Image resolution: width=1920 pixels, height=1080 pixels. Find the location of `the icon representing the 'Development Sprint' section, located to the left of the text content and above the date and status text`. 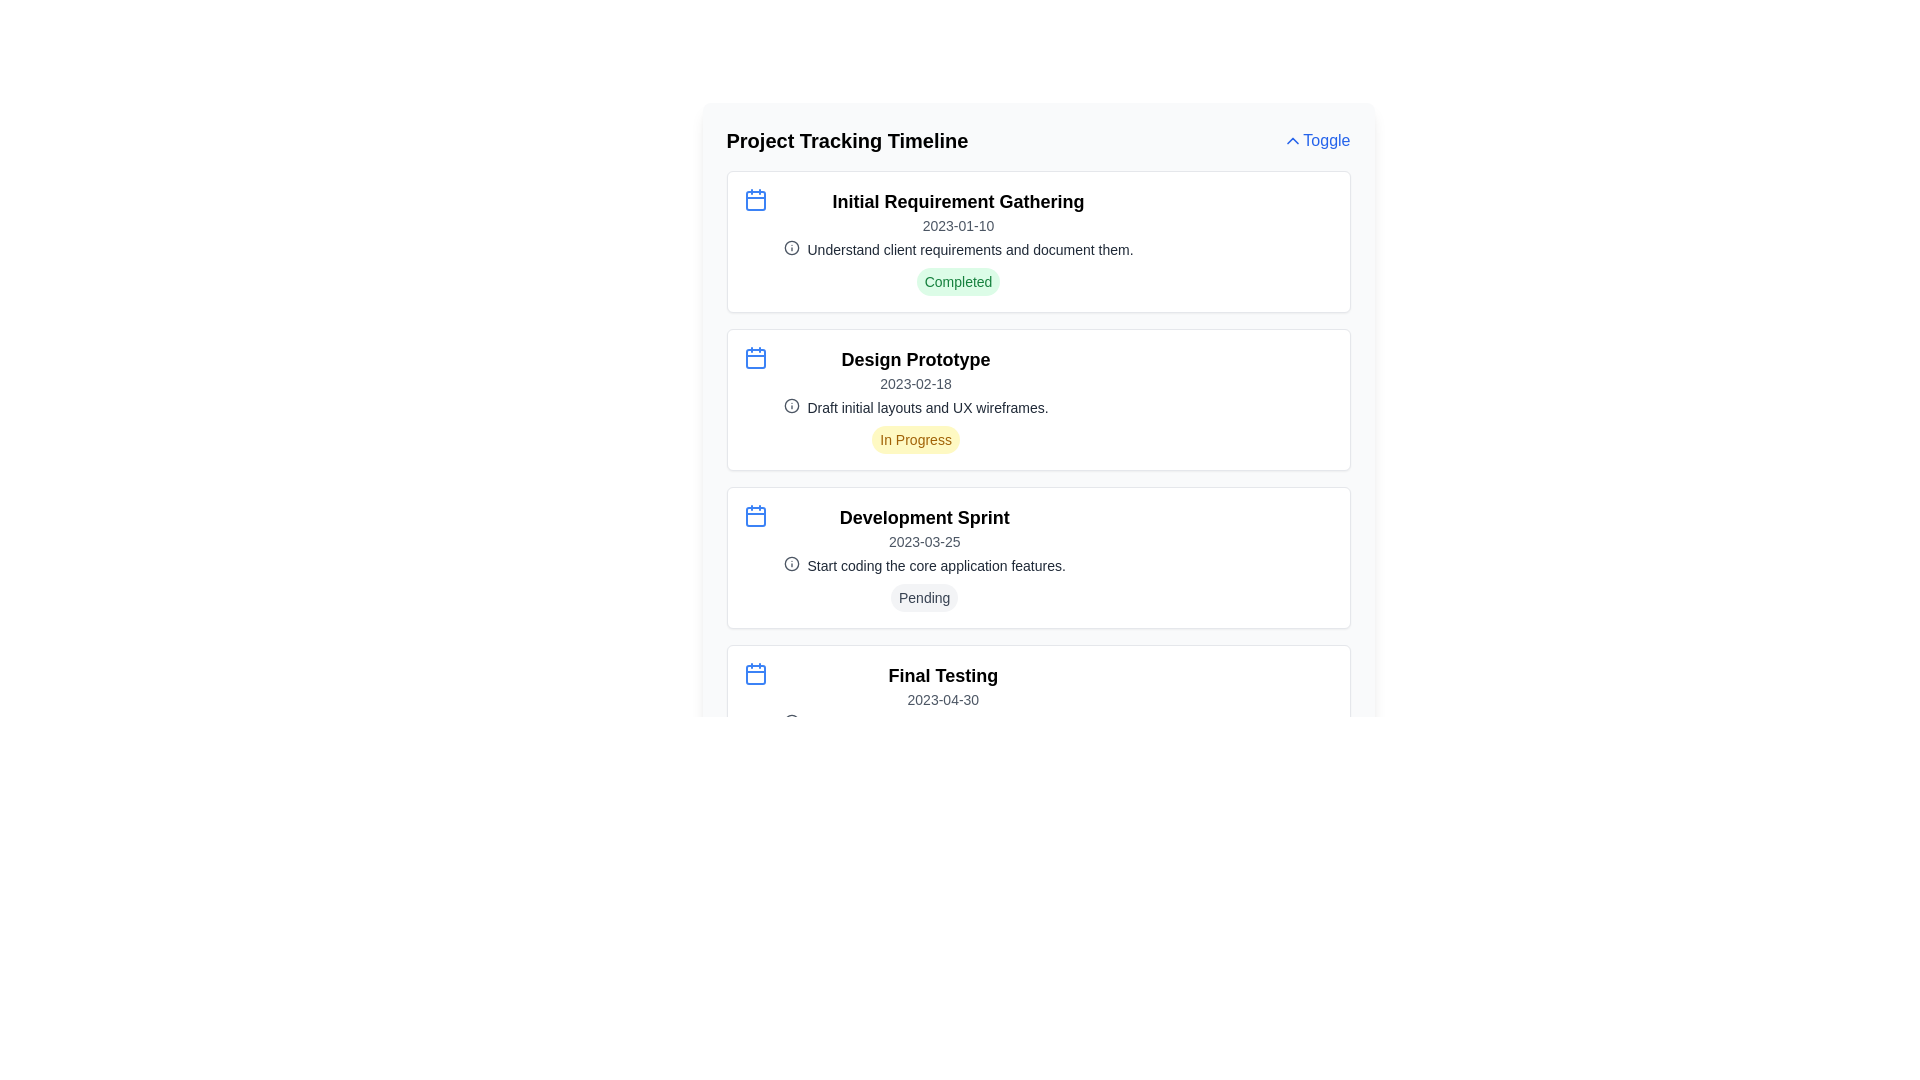

the icon representing the 'Development Sprint' section, located to the left of the text content and above the date and status text is located at coordinates (754, 515).